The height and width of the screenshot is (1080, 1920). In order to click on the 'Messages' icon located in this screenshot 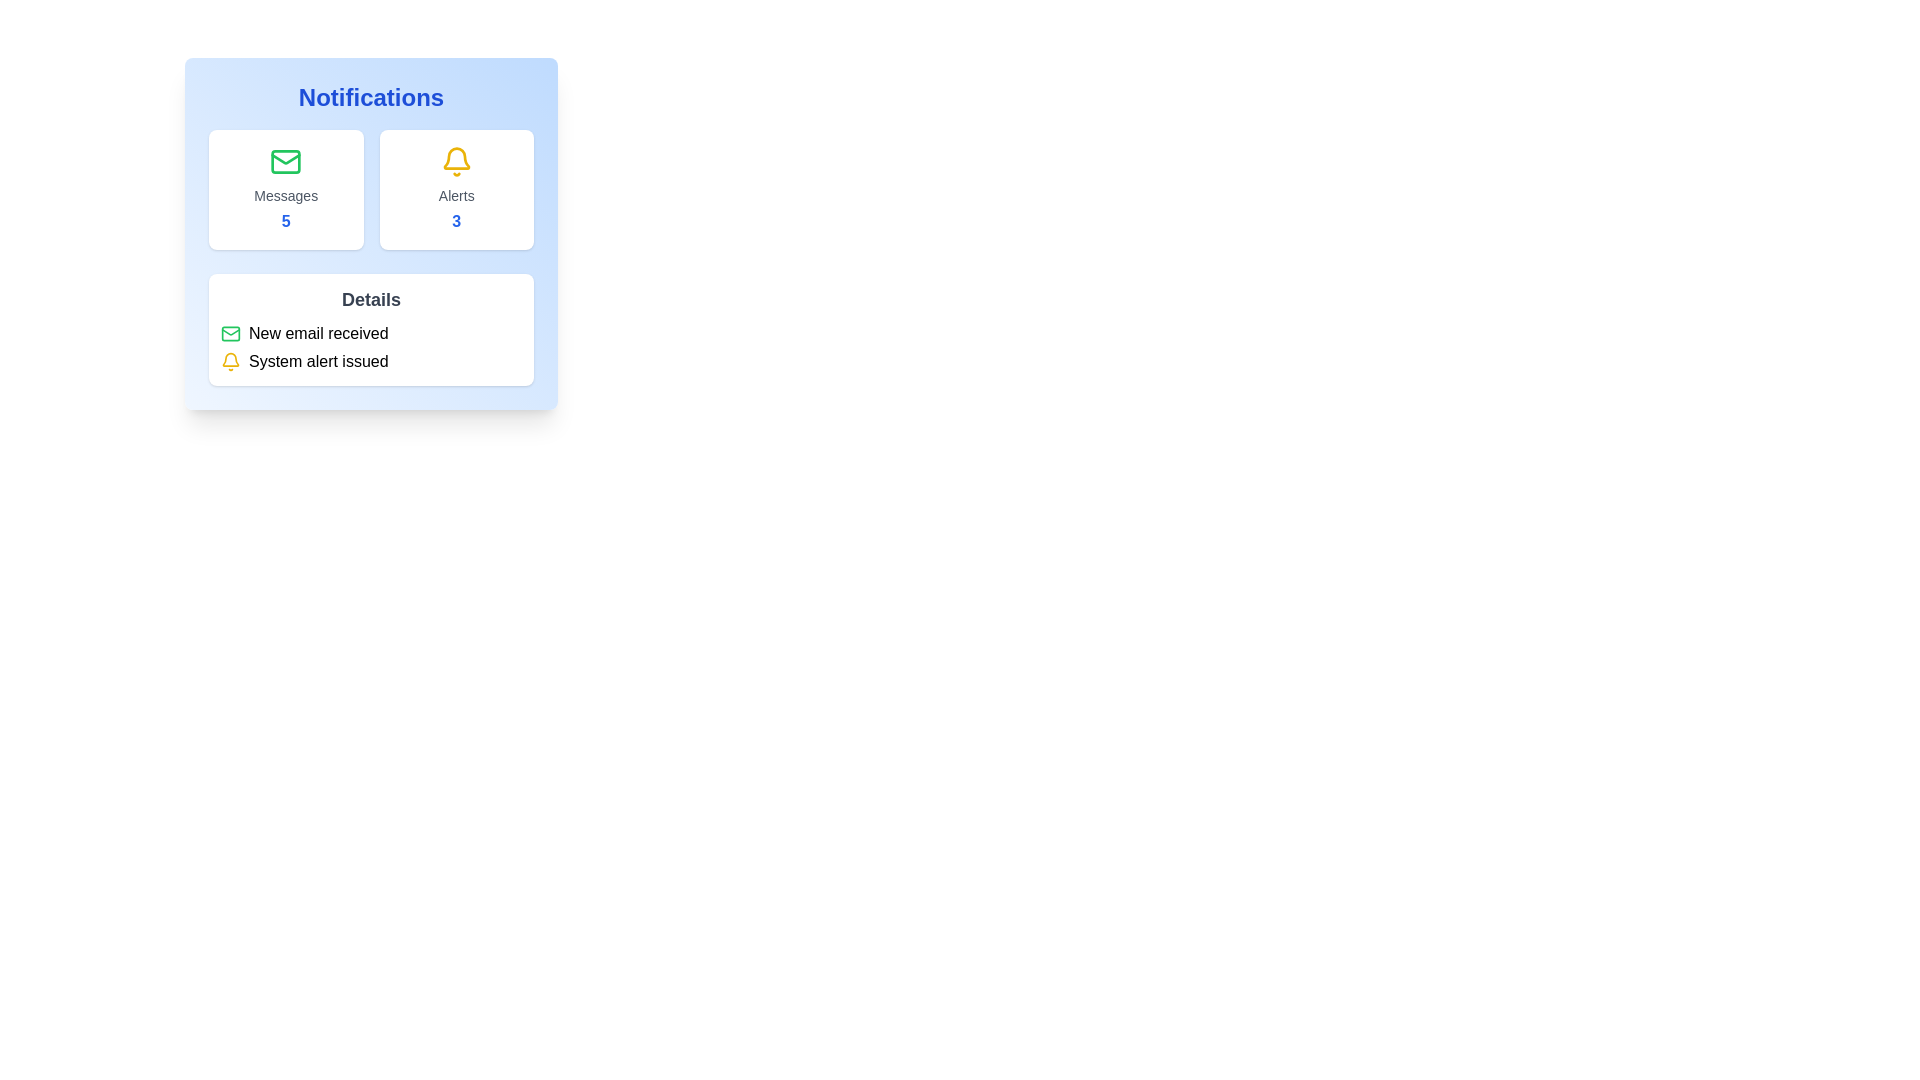, I will do `click(285, 161)`.